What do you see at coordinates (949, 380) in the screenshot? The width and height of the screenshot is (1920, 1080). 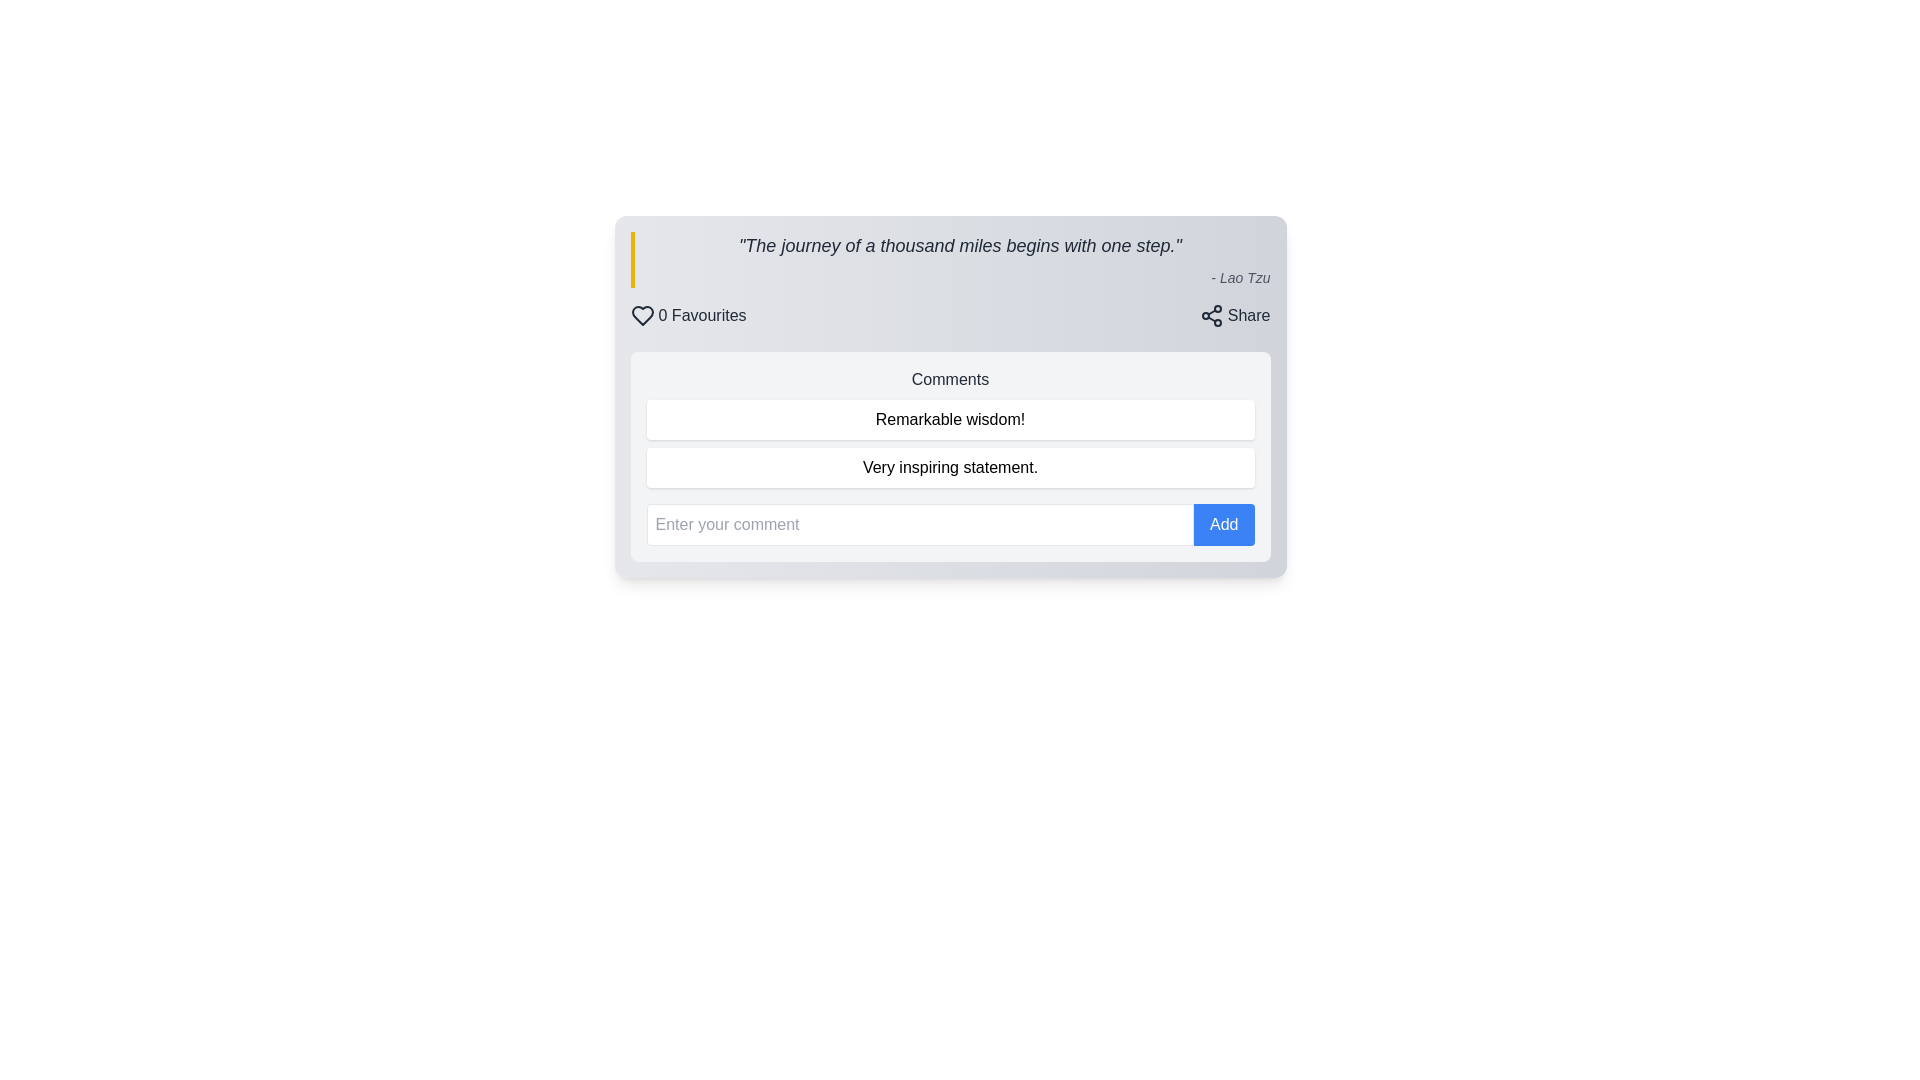 I see `the static text label displaying 'Comments', which is styled in gray and positioned at the top of the comments section` at bounding box center [949, 380].